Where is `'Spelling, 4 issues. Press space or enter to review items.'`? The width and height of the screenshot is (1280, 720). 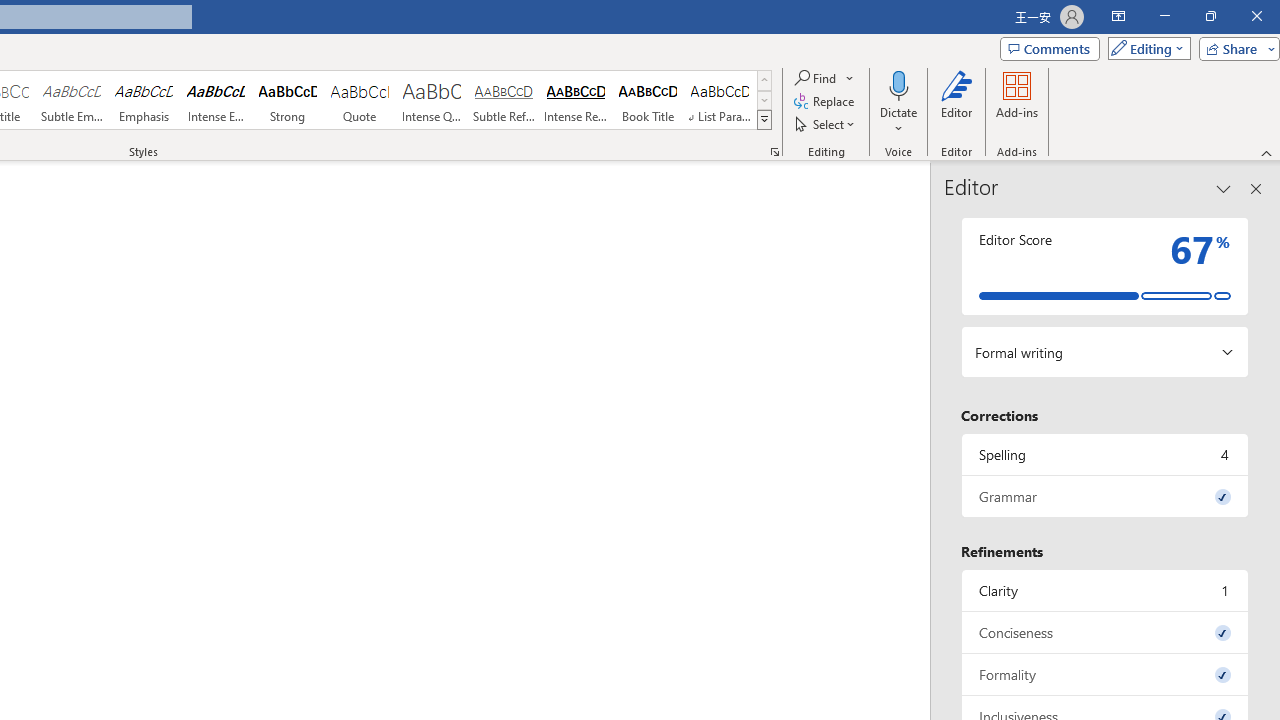 'Spelling, 4 issues. Press space or enter to review items.' is located at coordinates (1104, 454).